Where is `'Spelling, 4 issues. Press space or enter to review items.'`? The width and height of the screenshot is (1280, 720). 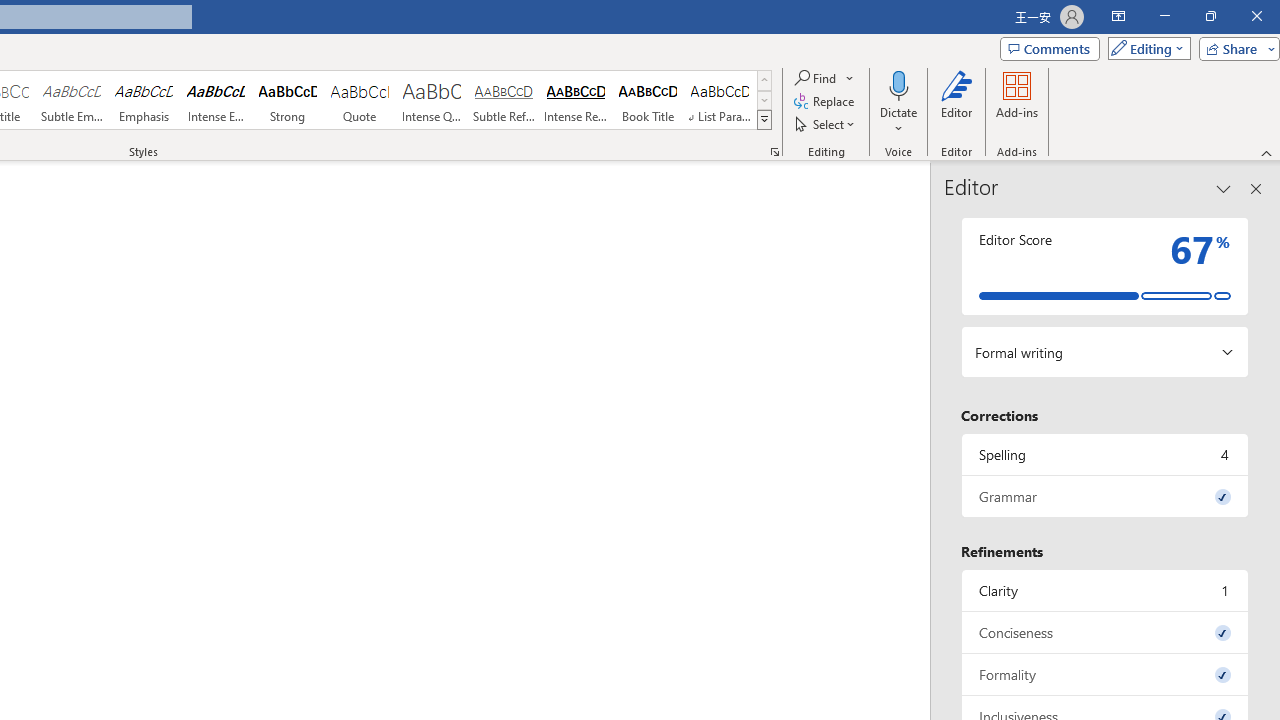 'Spelling, 4 issues. Press space or enter to review items.' is located at coordinates (1104, 454).